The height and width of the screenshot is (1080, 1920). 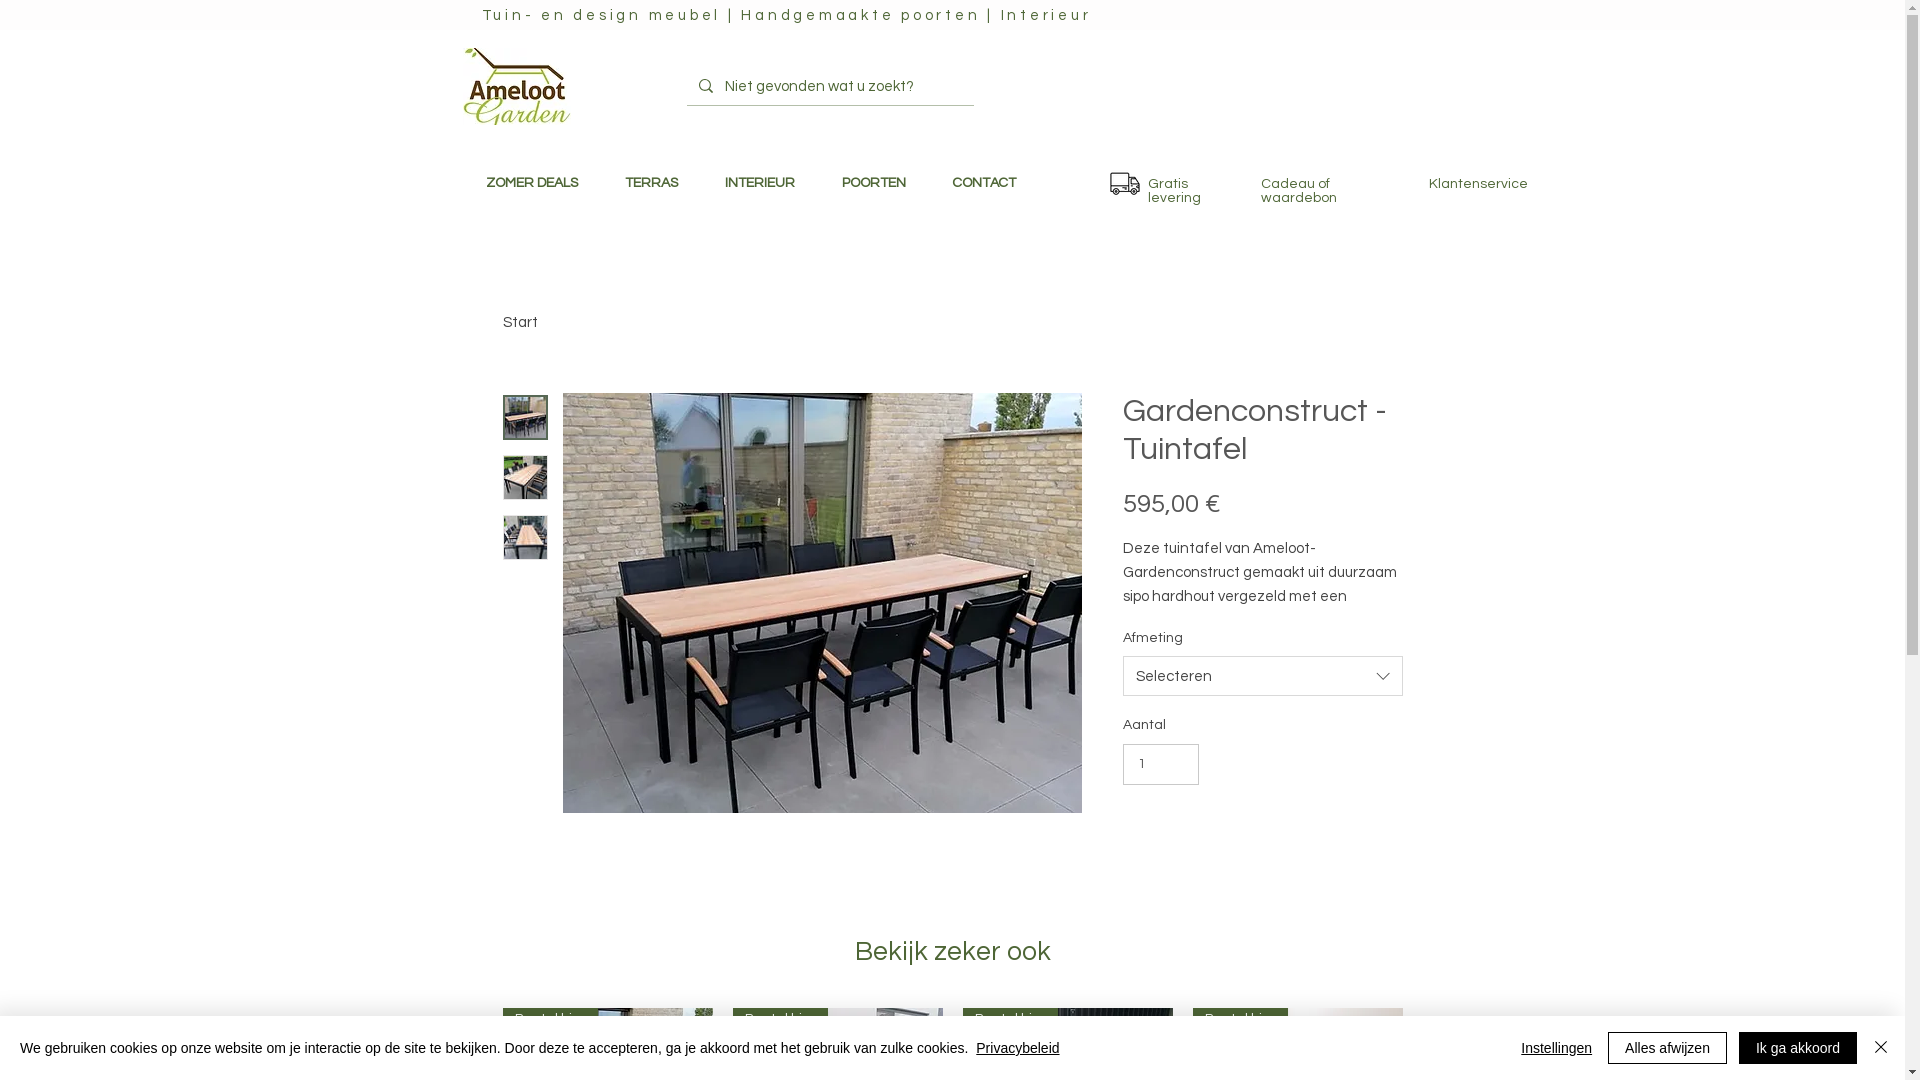 I want to click on 'TERRAS', so click(x=652, y=183).